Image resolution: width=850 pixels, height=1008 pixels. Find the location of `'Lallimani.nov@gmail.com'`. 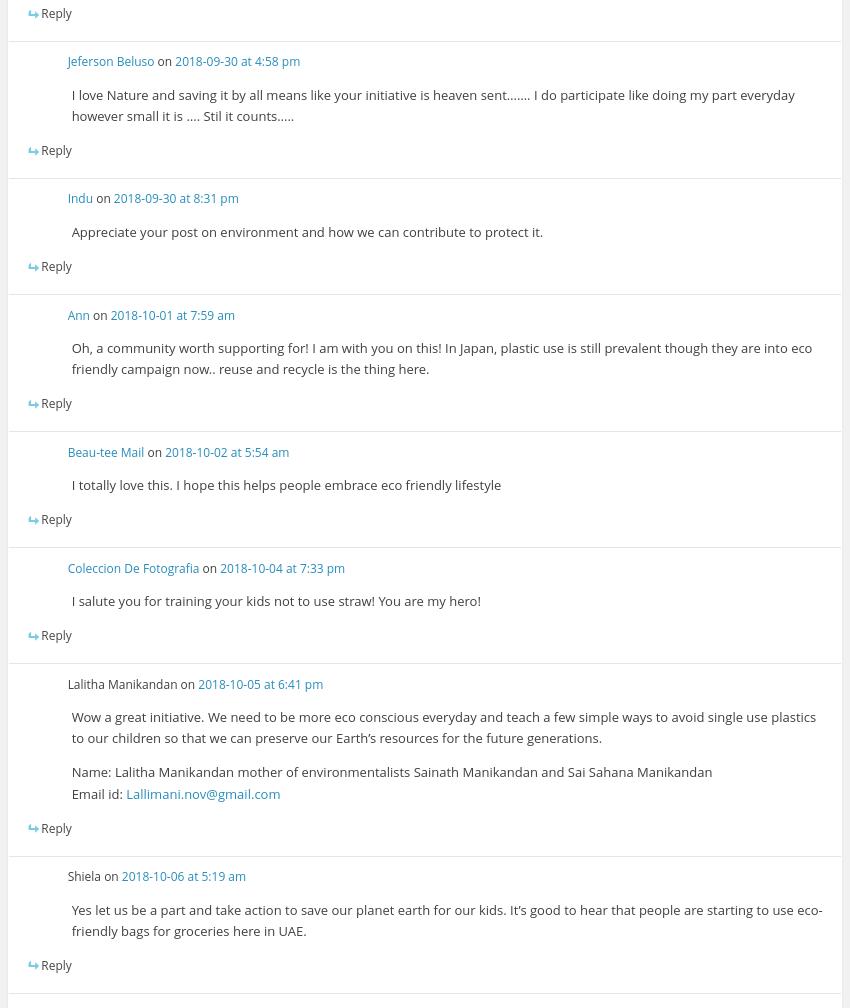

'Lallimani.nov@gmail.com' is located at coordinates (201, 792).